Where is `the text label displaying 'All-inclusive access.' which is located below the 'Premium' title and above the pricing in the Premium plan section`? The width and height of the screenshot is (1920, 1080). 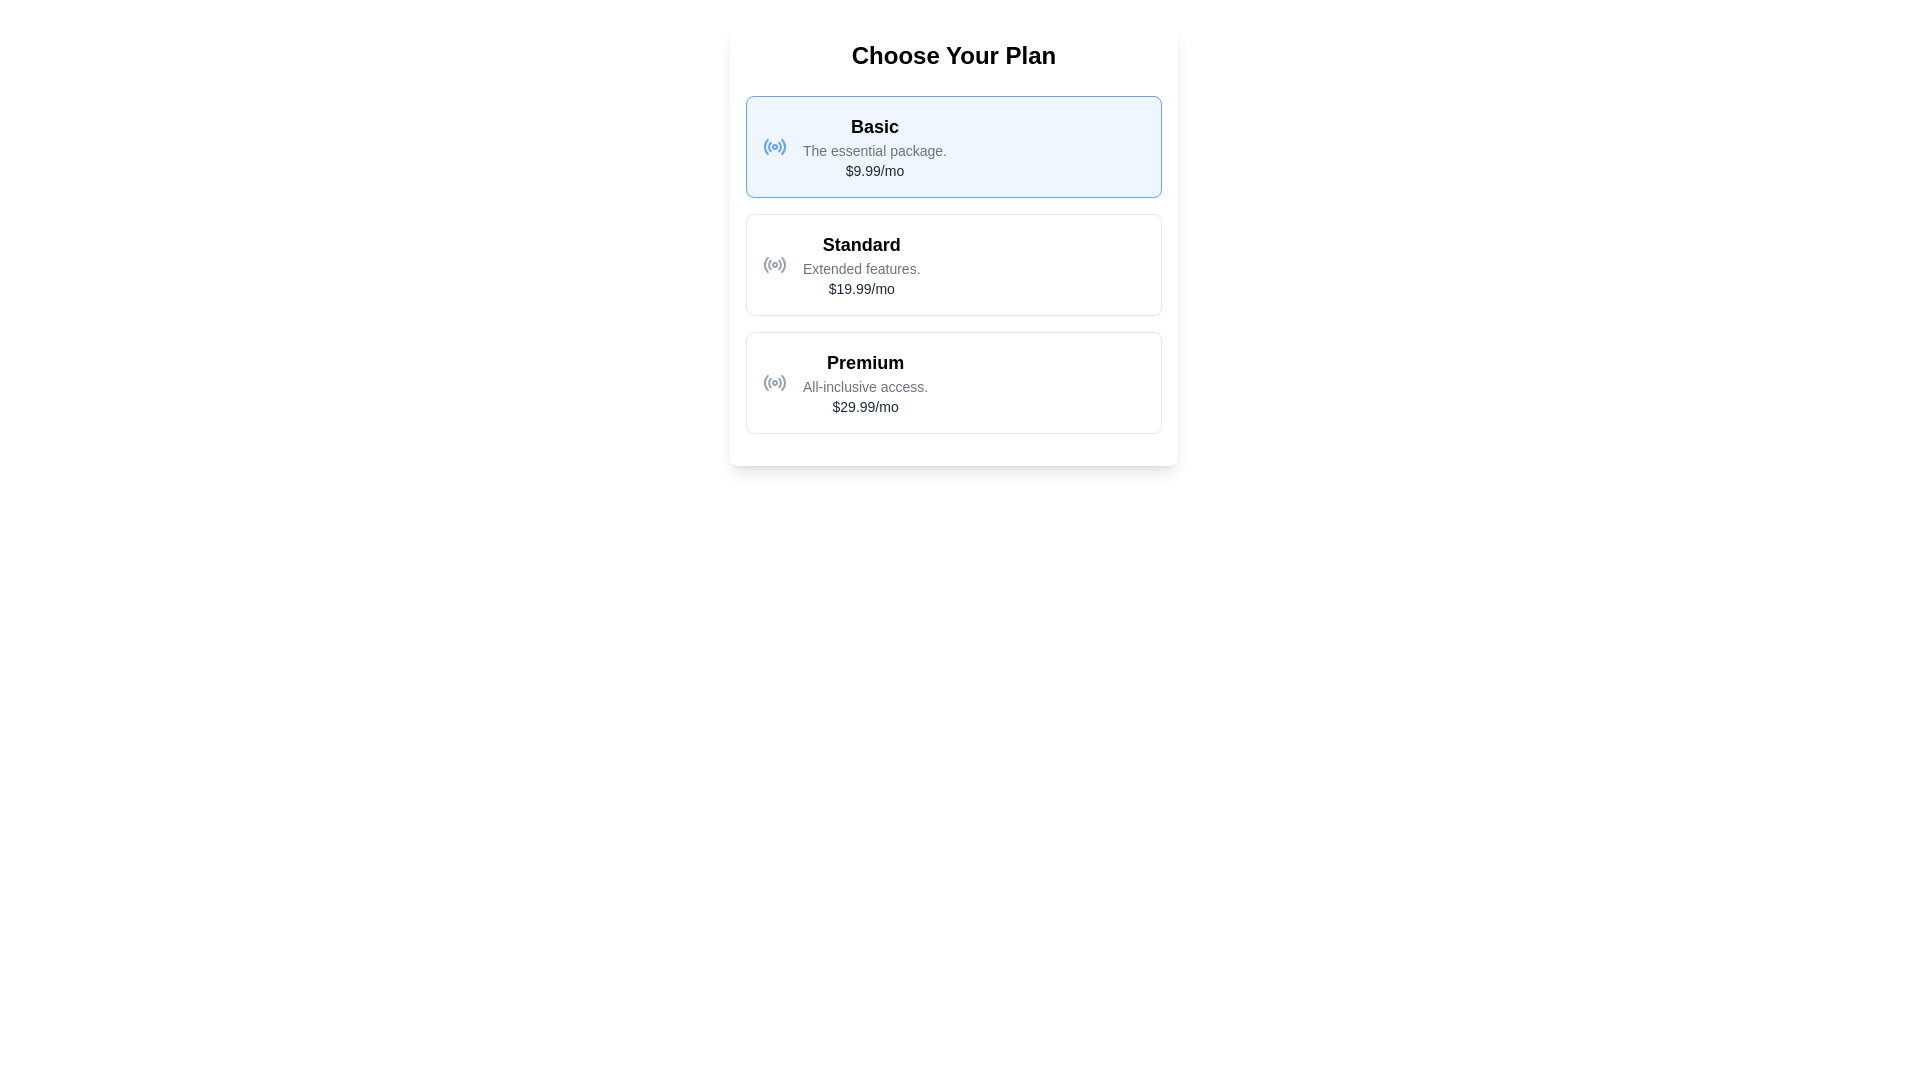 the text label displaying 'All-inclusive access.' which is located below the 'Premium' title and above the pricing in the Premium plan section is located at coordinates (865, 386).